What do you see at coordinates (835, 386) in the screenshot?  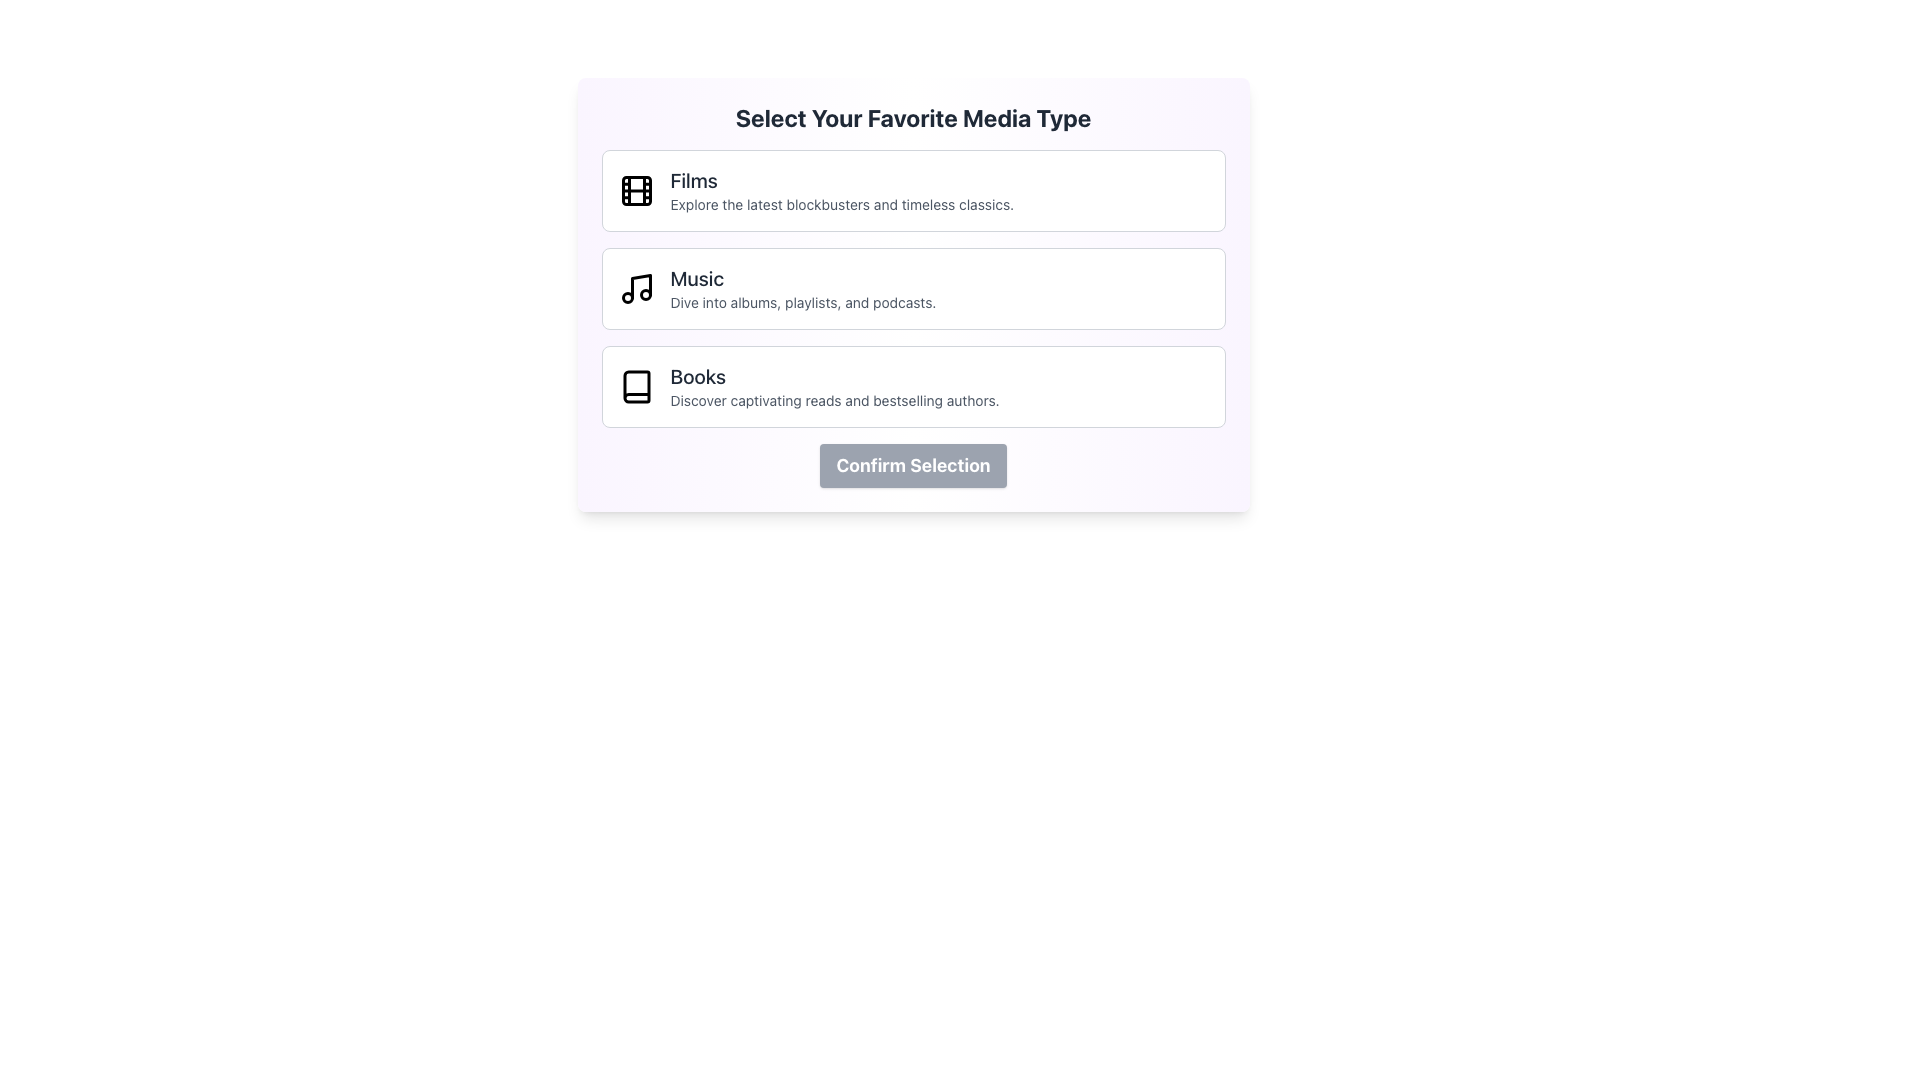 I see `the informational block titled 'Books' that contains the text 'Discover captivating reads and bestselling authors', located in the third row of the list under 'Select Your Favorite Media Type'` at bounding box center [835, 386].